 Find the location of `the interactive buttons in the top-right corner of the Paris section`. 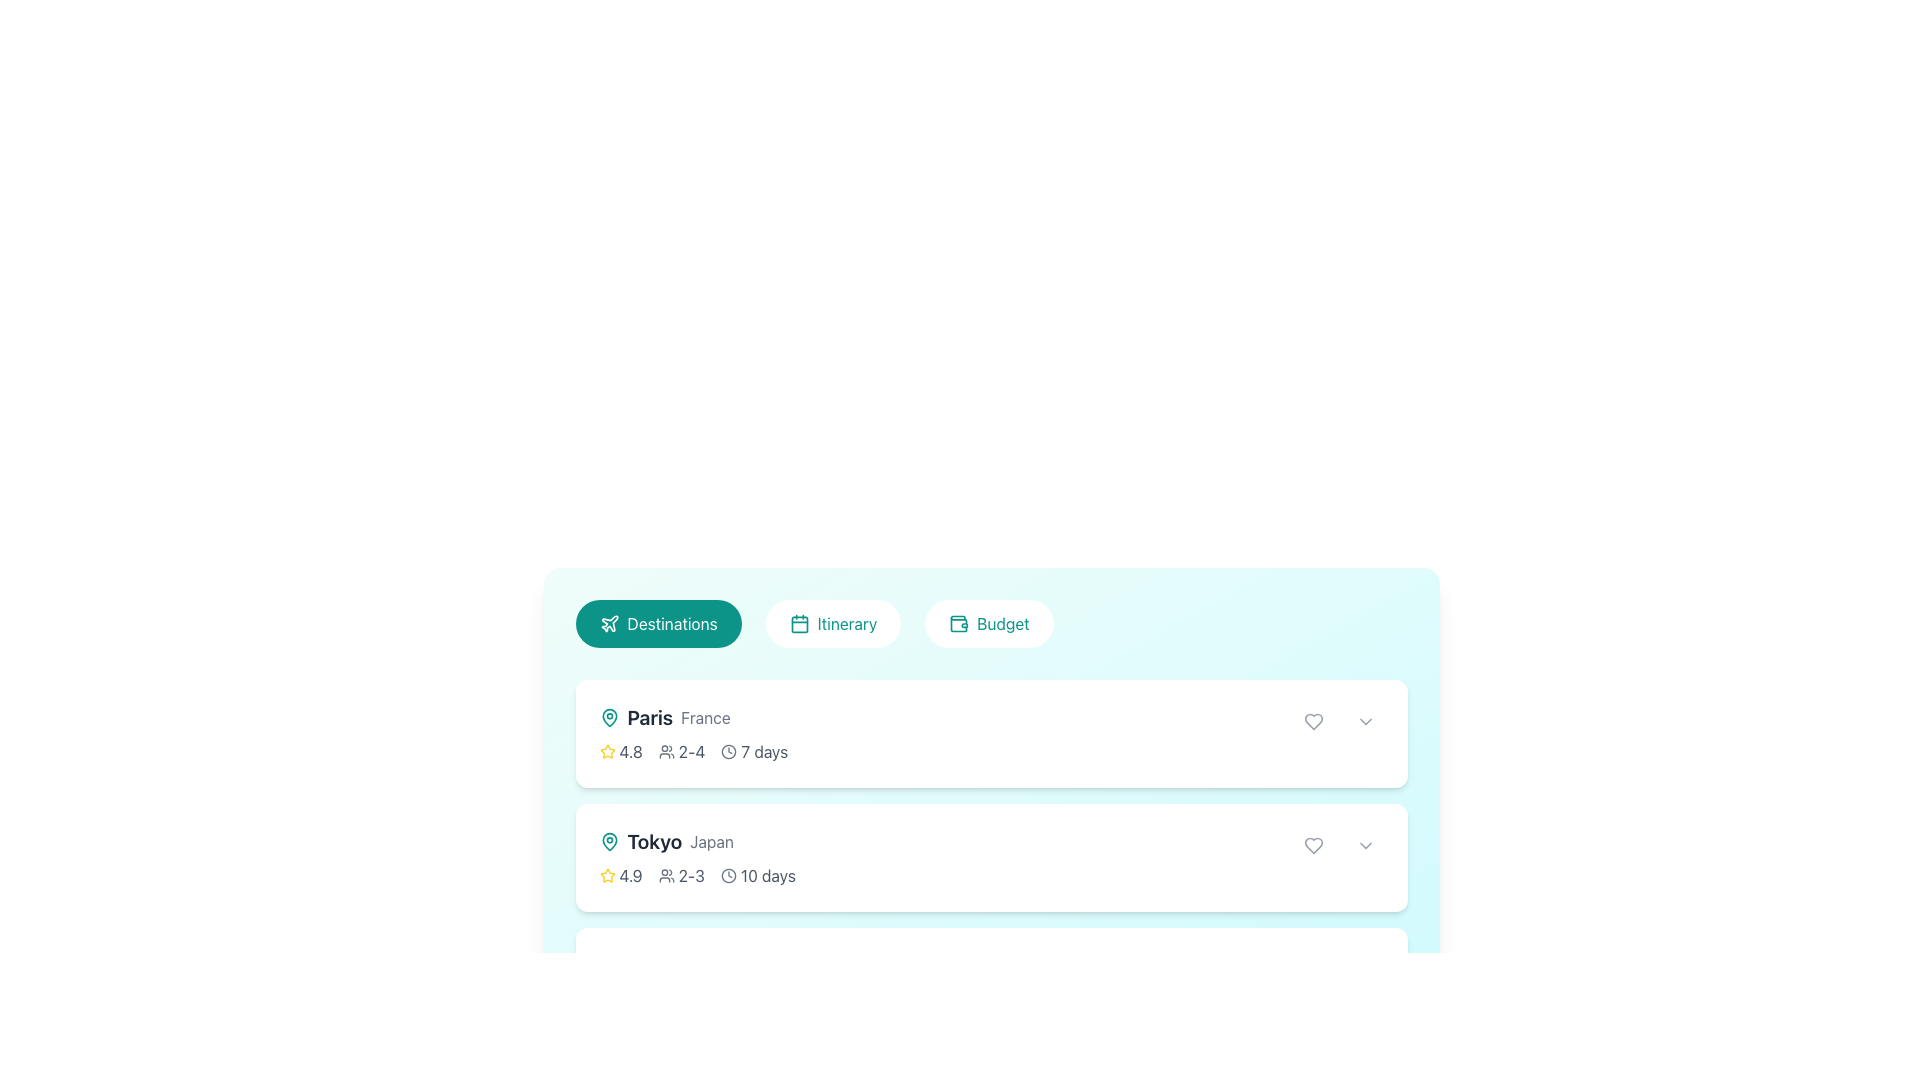

the interactive buttons in the top-right corner of the Paris section is located at coordinates (1339, 721).